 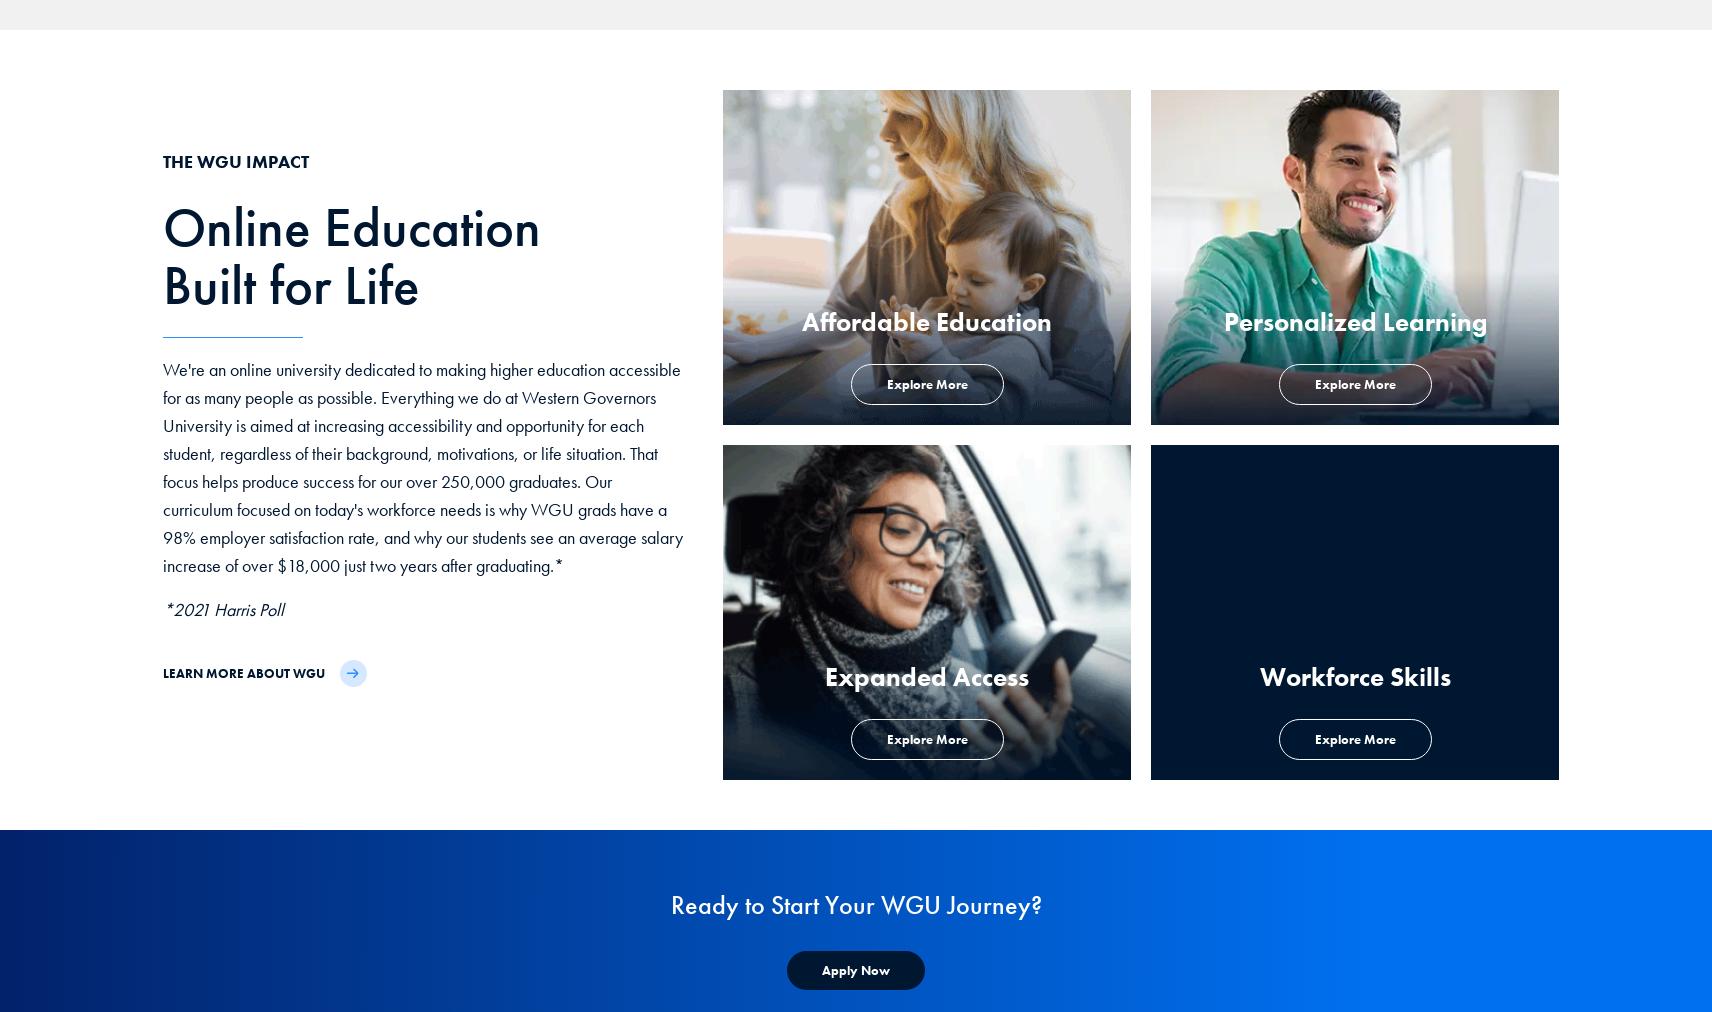 I want to click on '*2021 Harris Poll', so click(x=222, y=607).